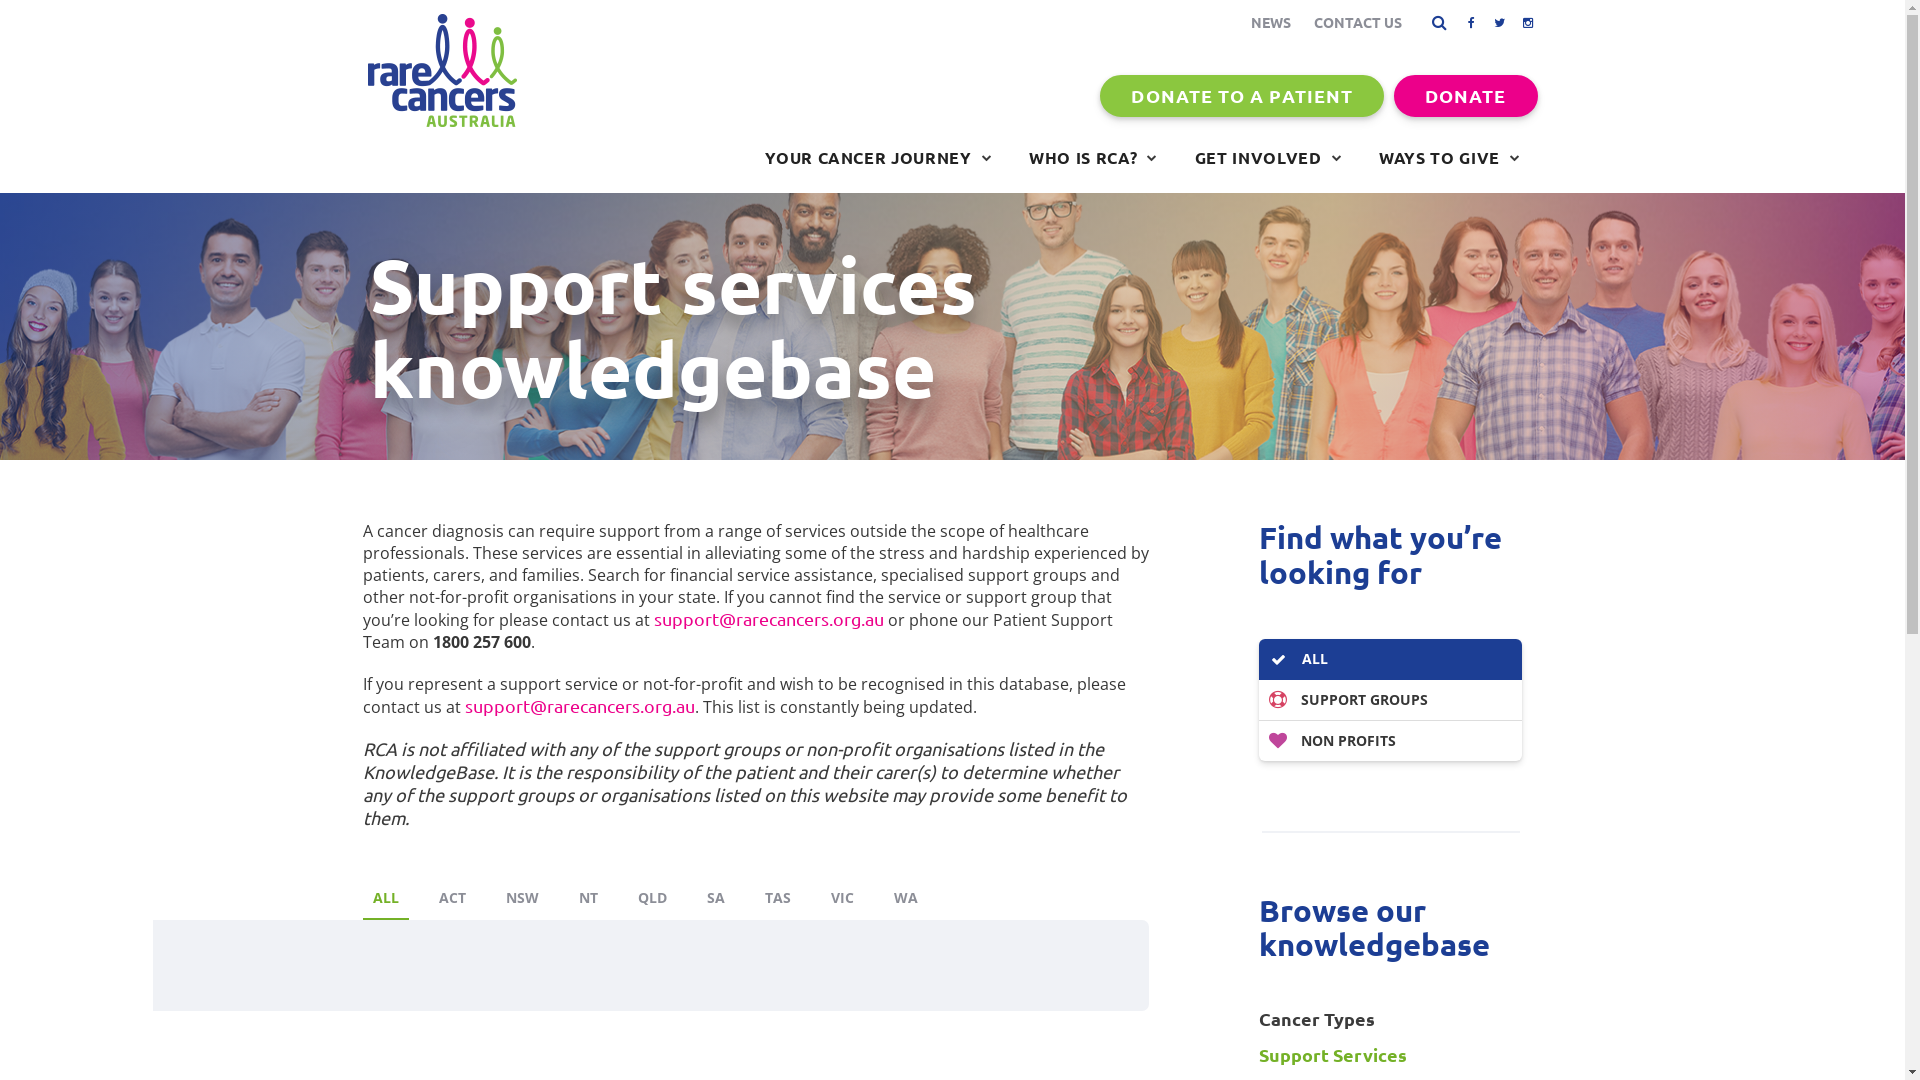 This screenshot has height=1080, width=1920. I want to click on 'WA', so click(905, 898).